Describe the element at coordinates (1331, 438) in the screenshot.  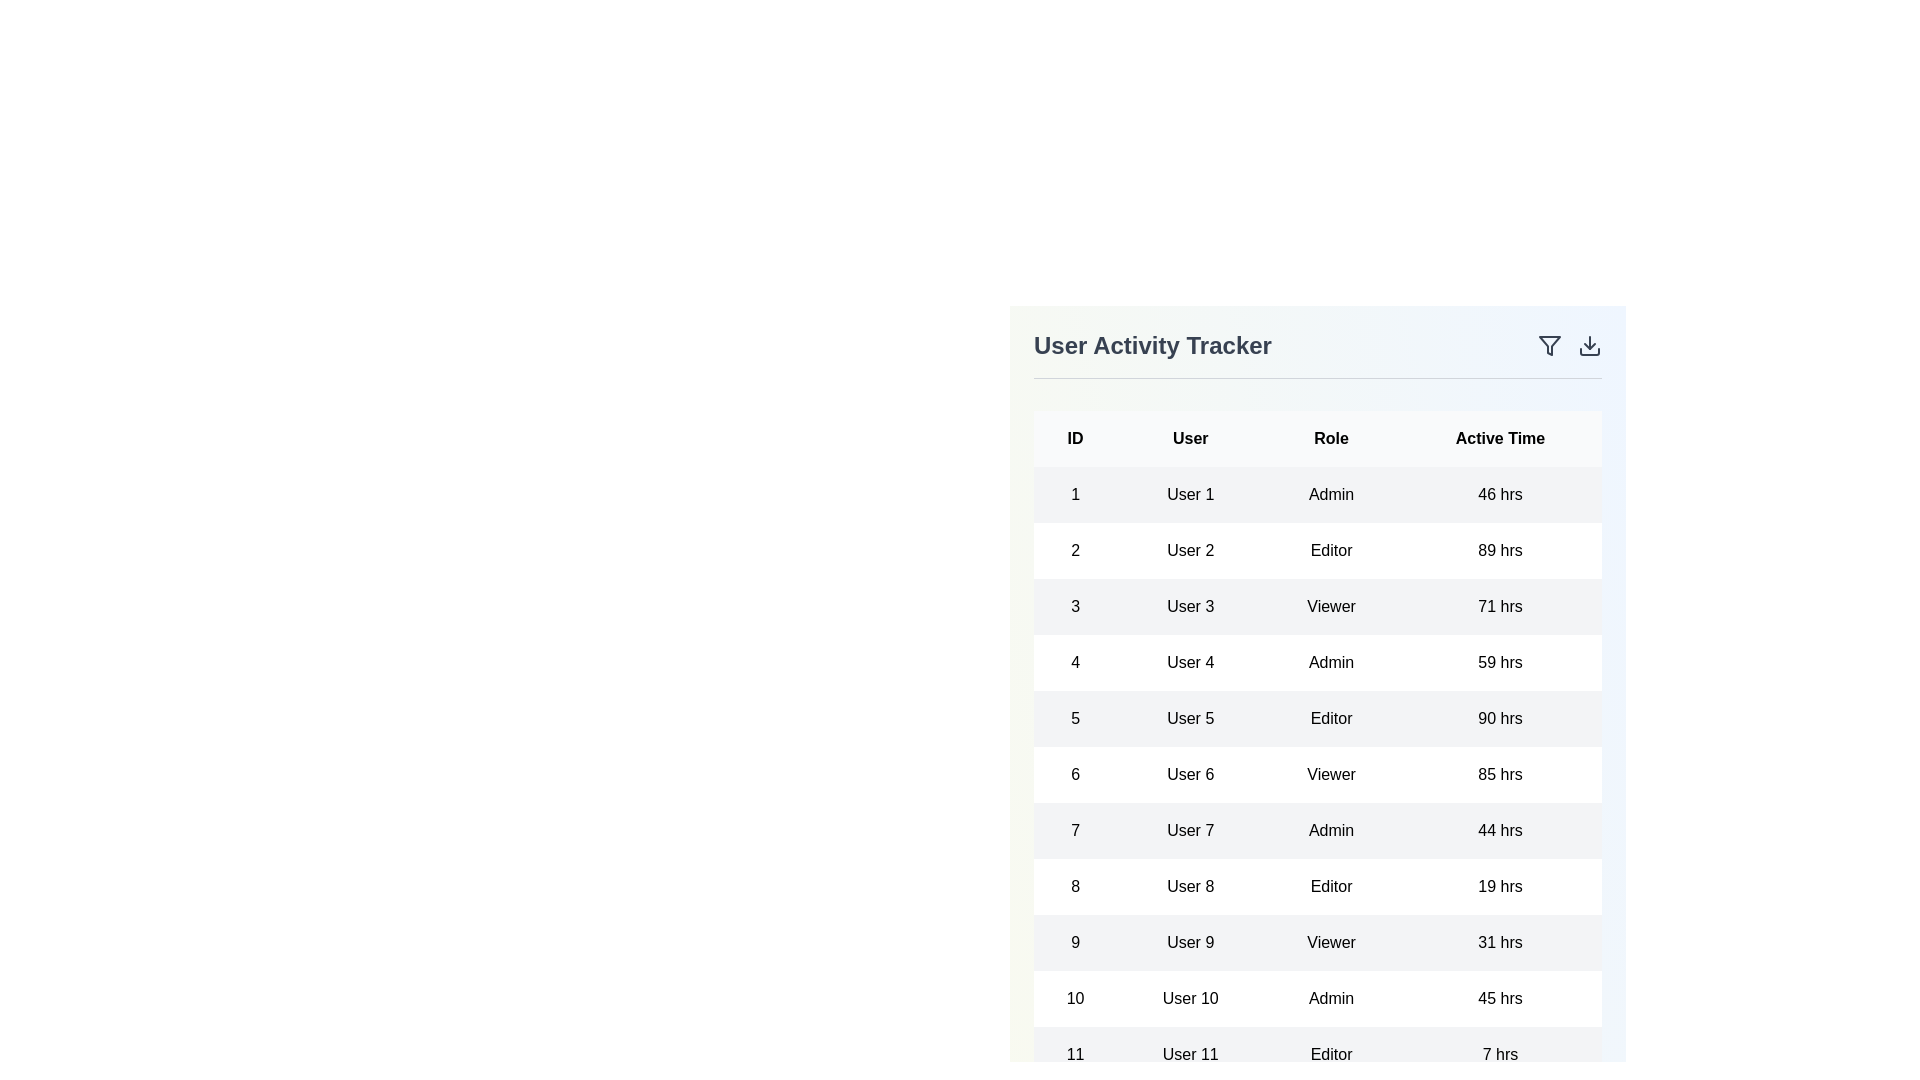
I see `the column header Role to sort the table by that column` at that location.